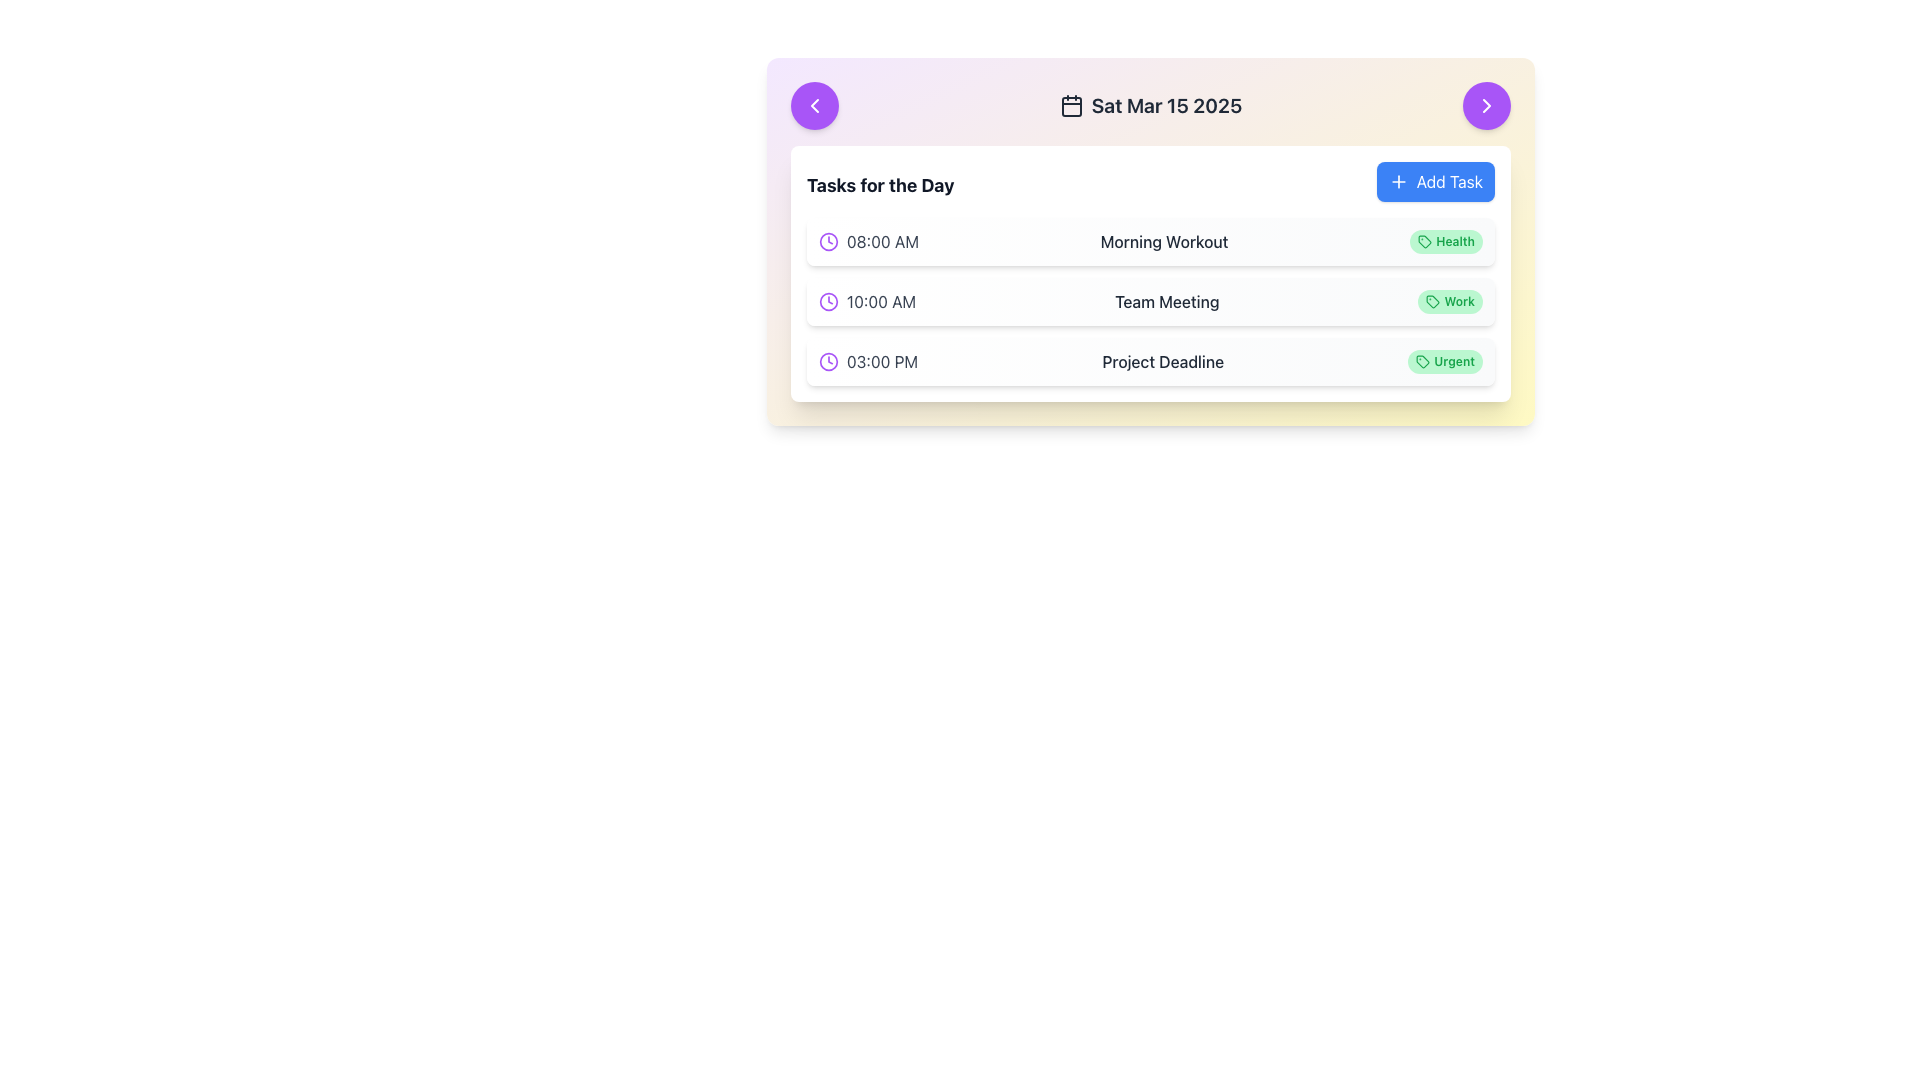  I want to click on the 'Health' label with a green background and icon, located in the 'Morning Workout' entry of the list, positioned to the right of 'Morning Workout', so click(1446, 241).